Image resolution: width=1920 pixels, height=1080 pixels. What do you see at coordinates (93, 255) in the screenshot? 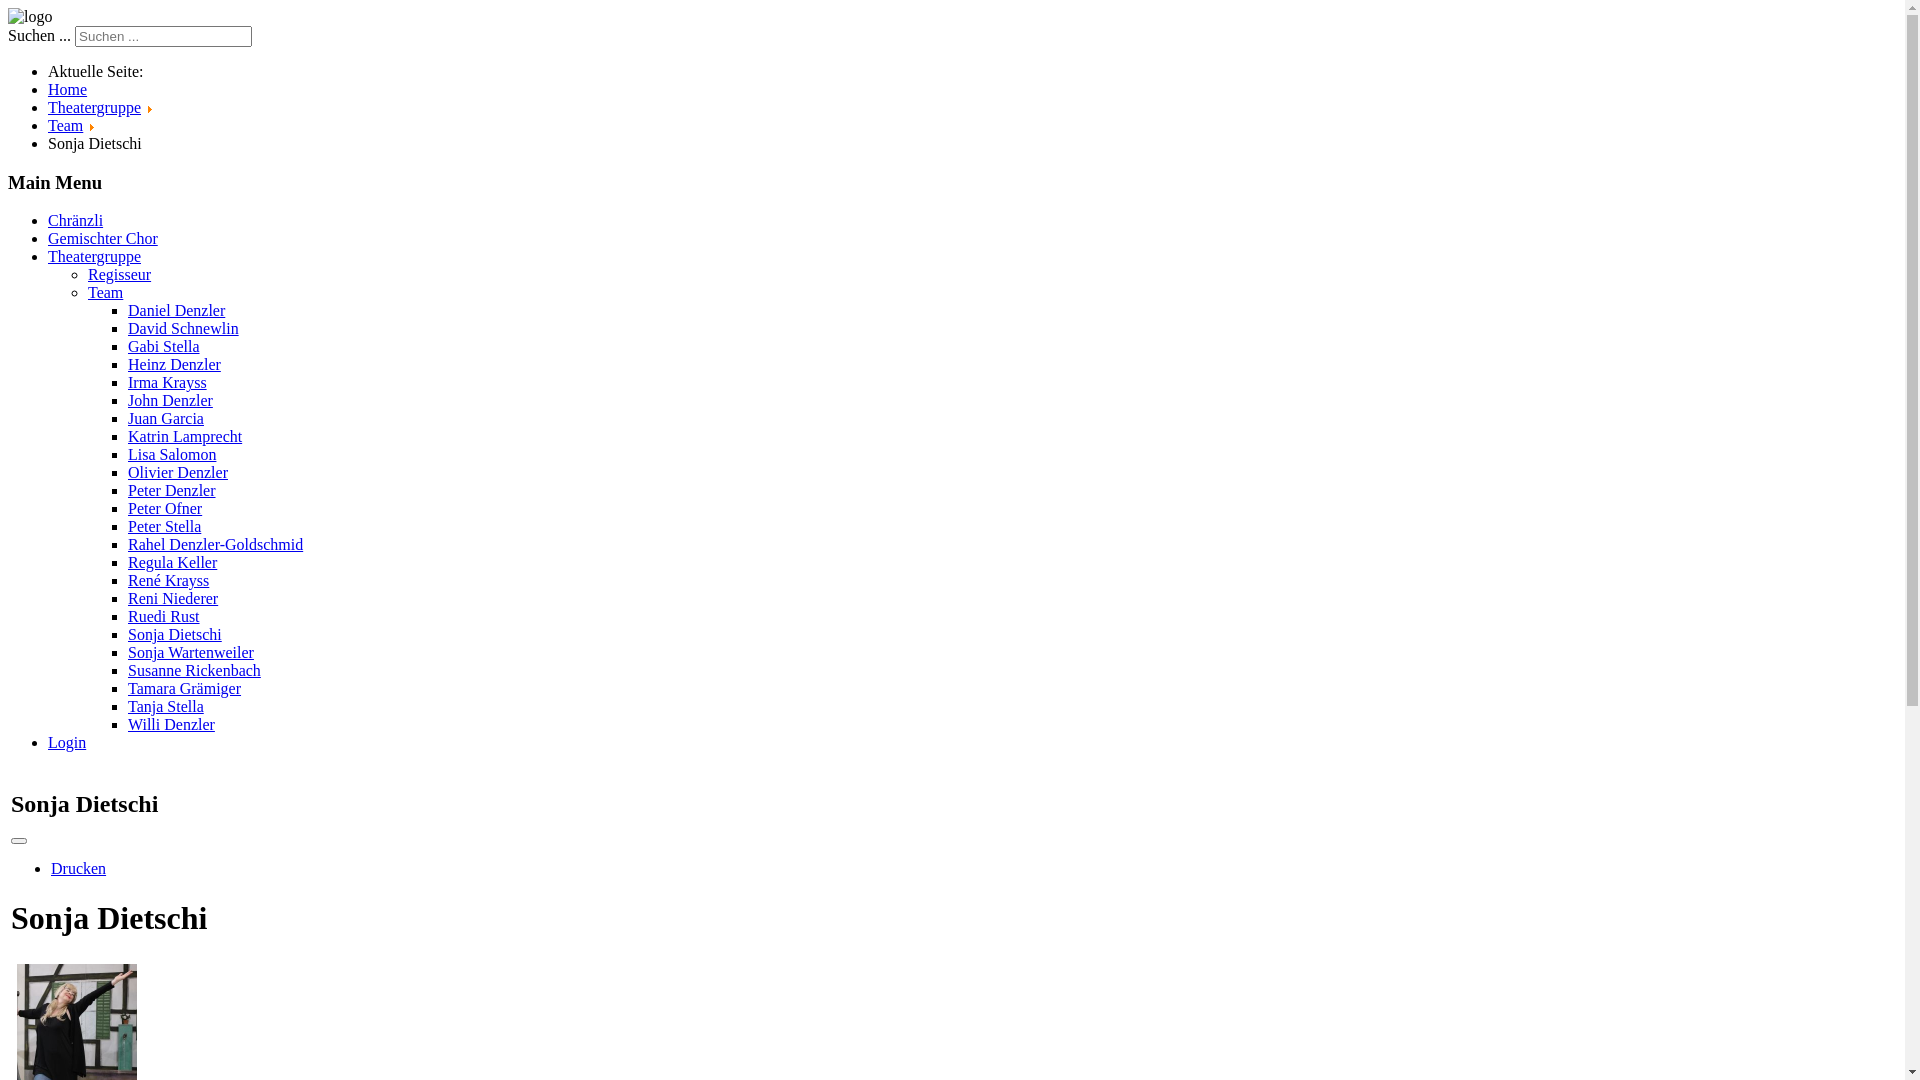
I see `'Theatergruppe'` at bounding box center [93, 255].